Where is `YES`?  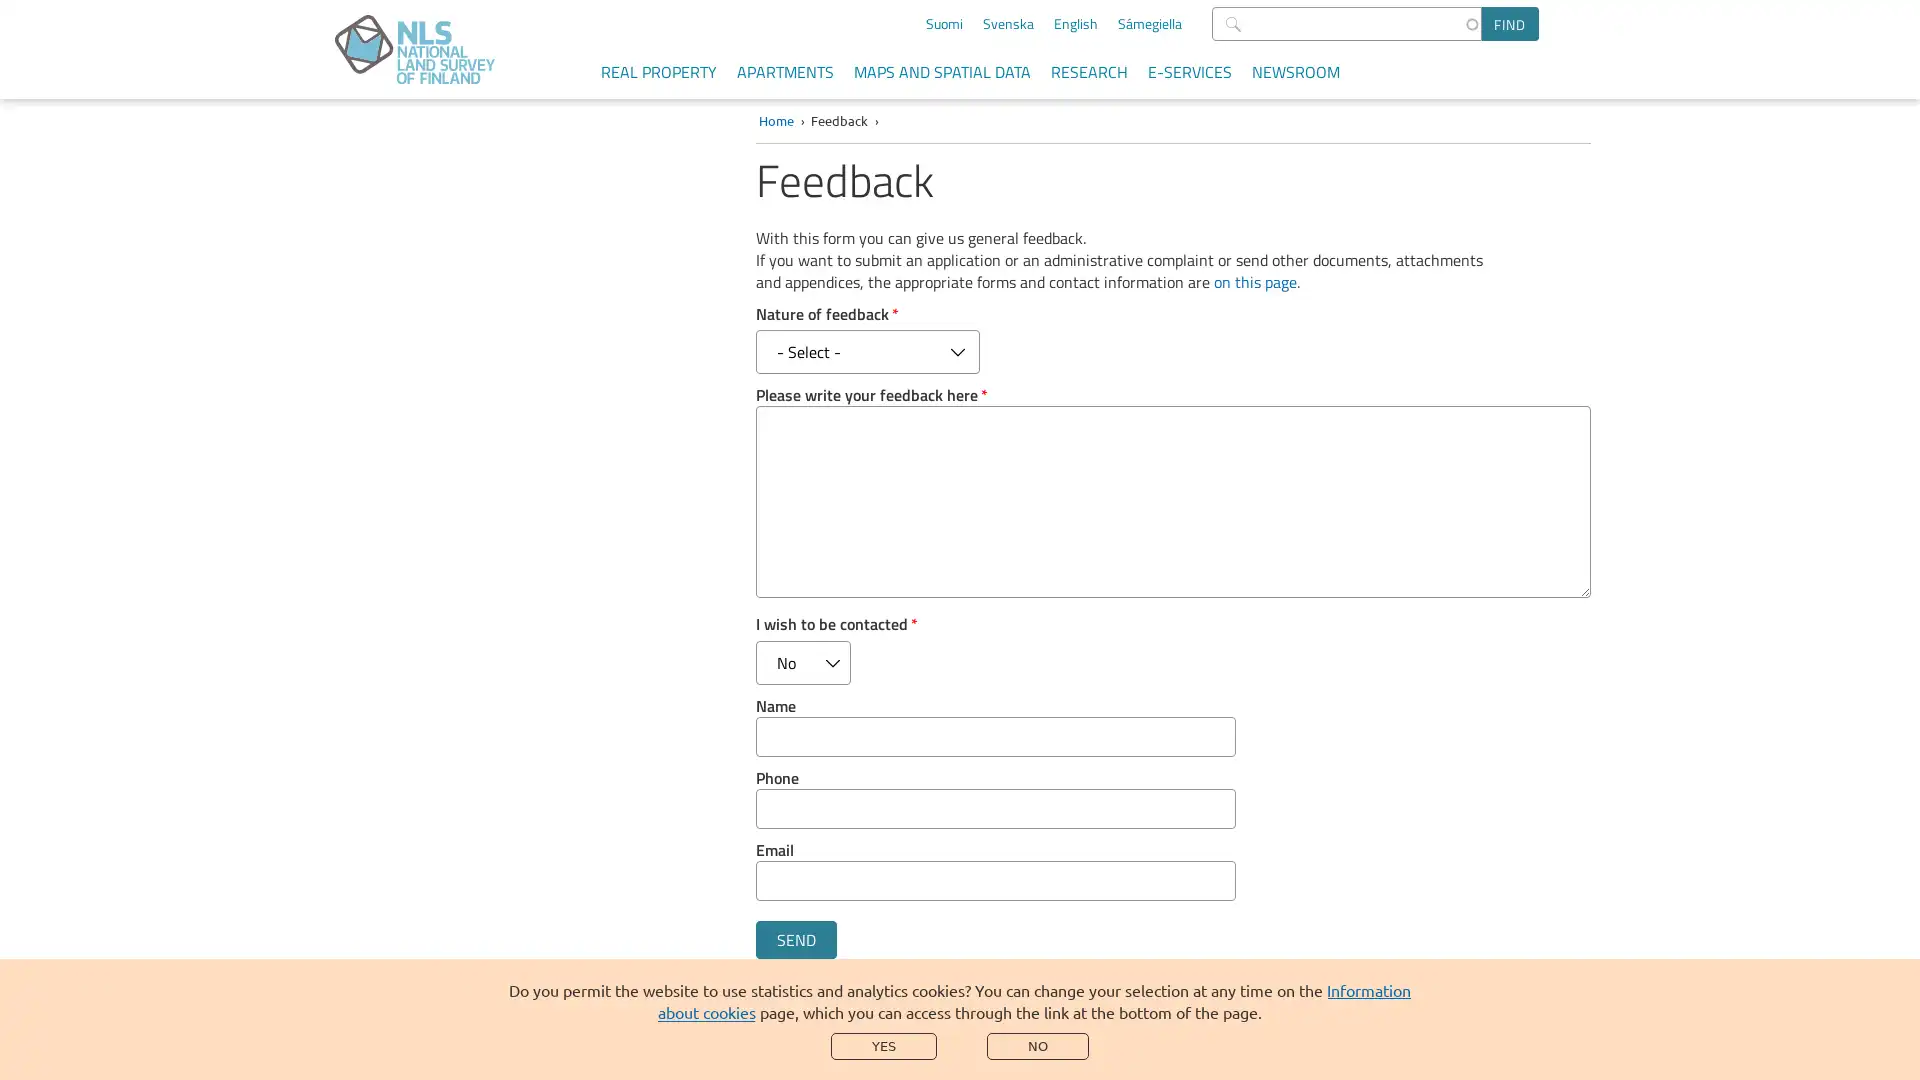 YES is located at coordinates (882, 1045).